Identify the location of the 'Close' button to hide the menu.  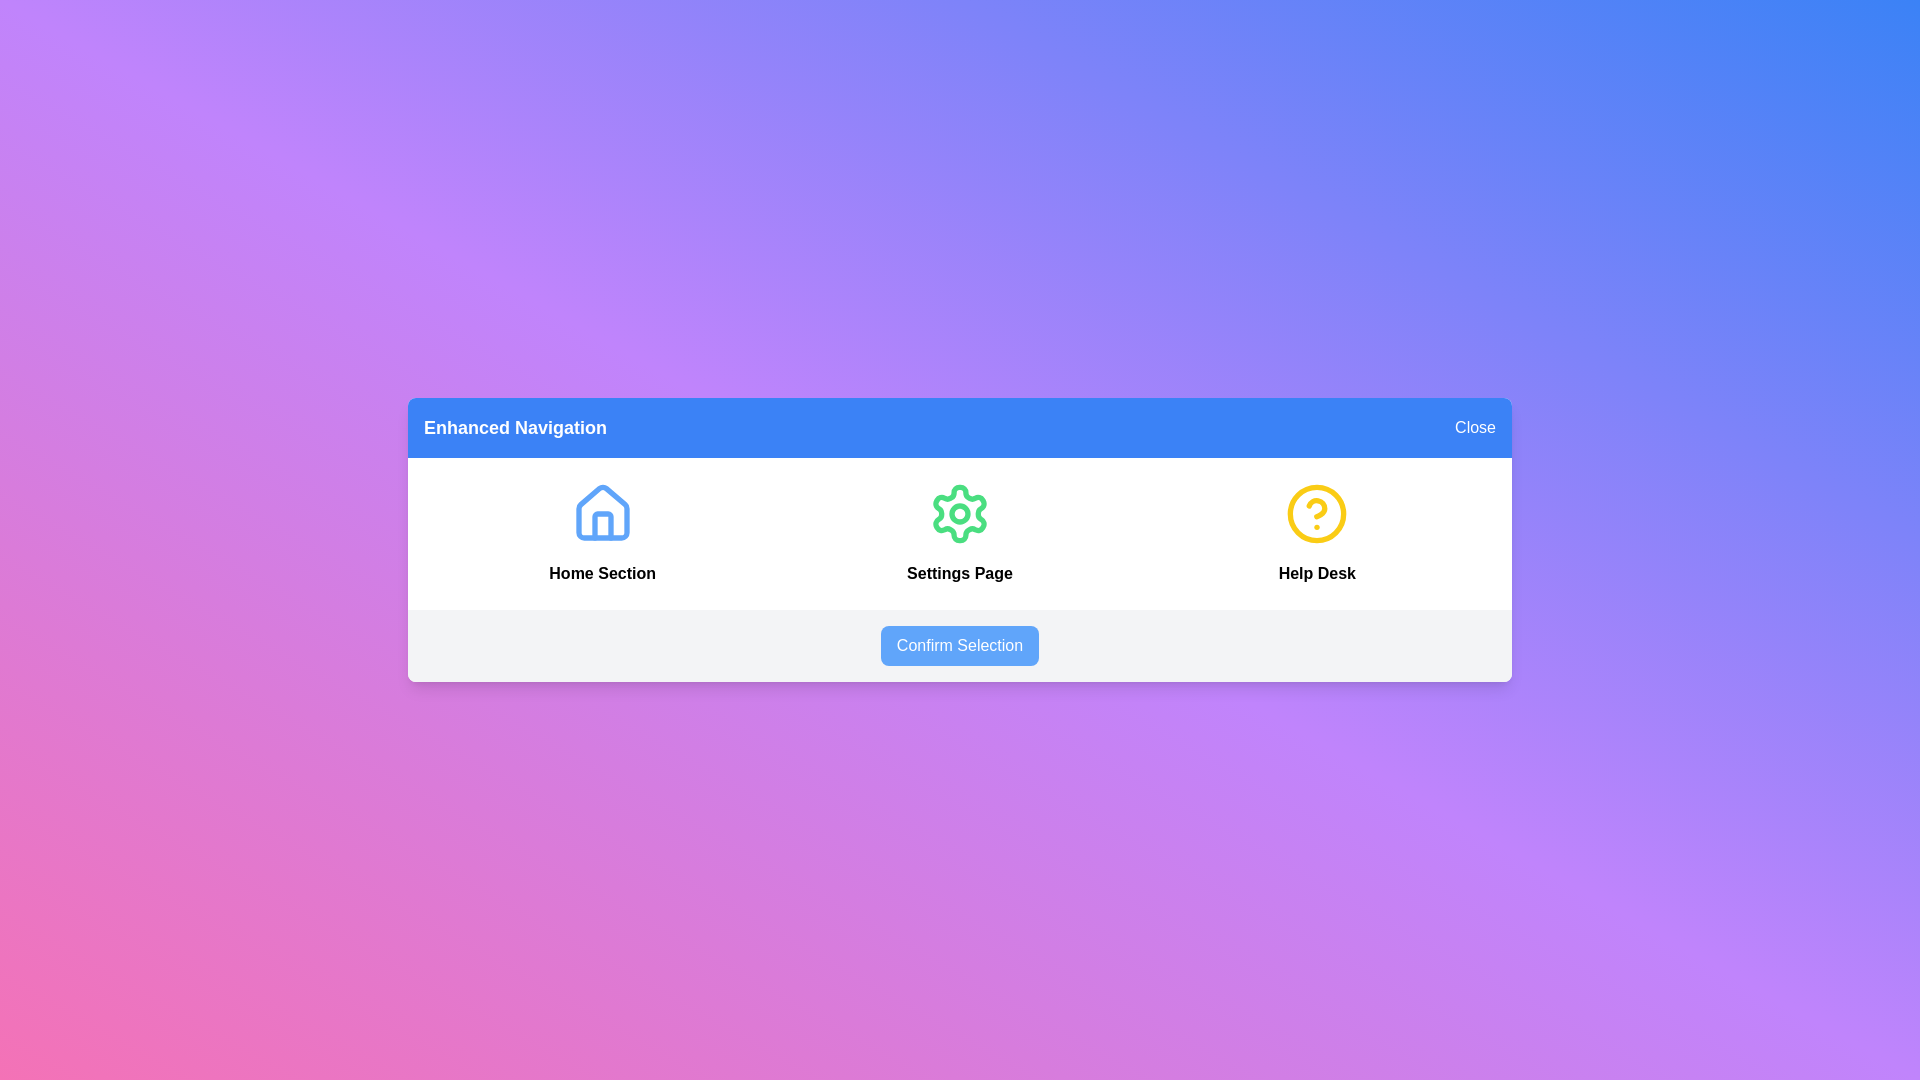
(1474, 427).